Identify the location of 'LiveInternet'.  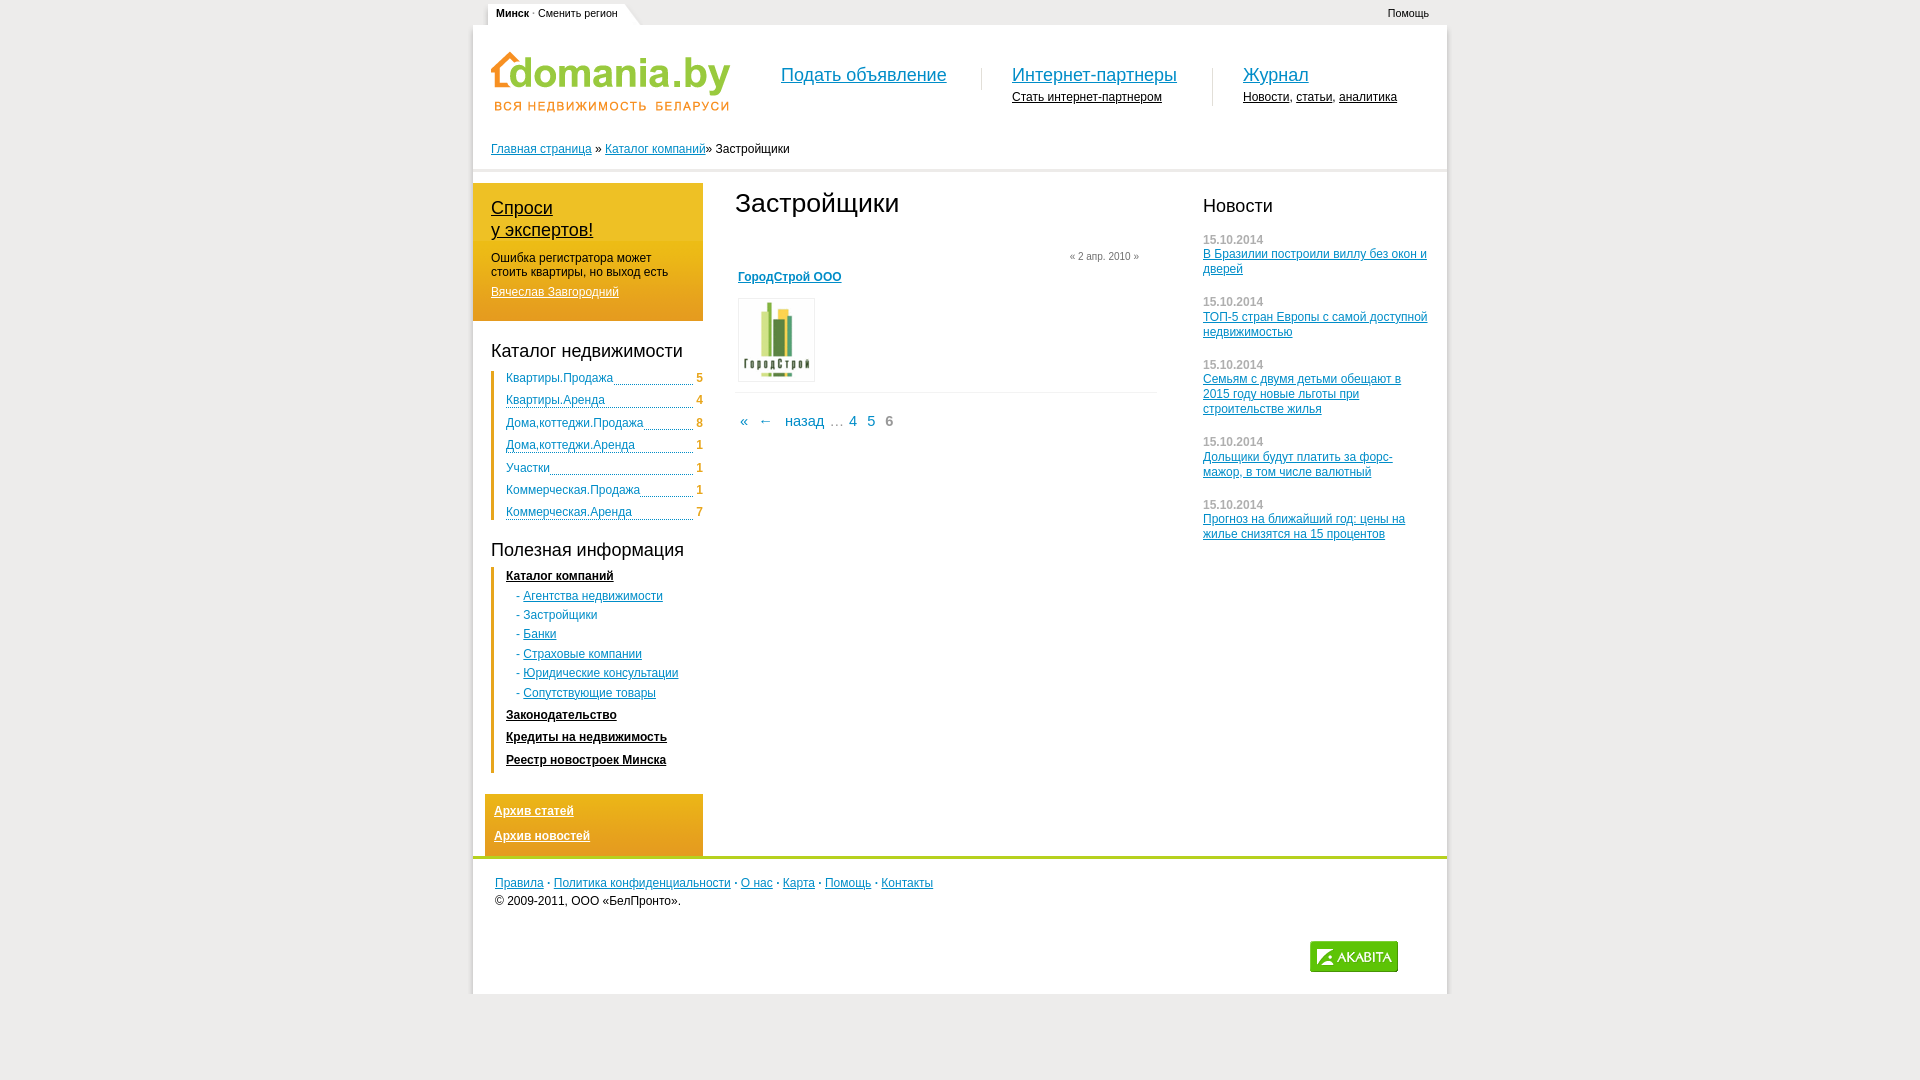
(1417, 955).